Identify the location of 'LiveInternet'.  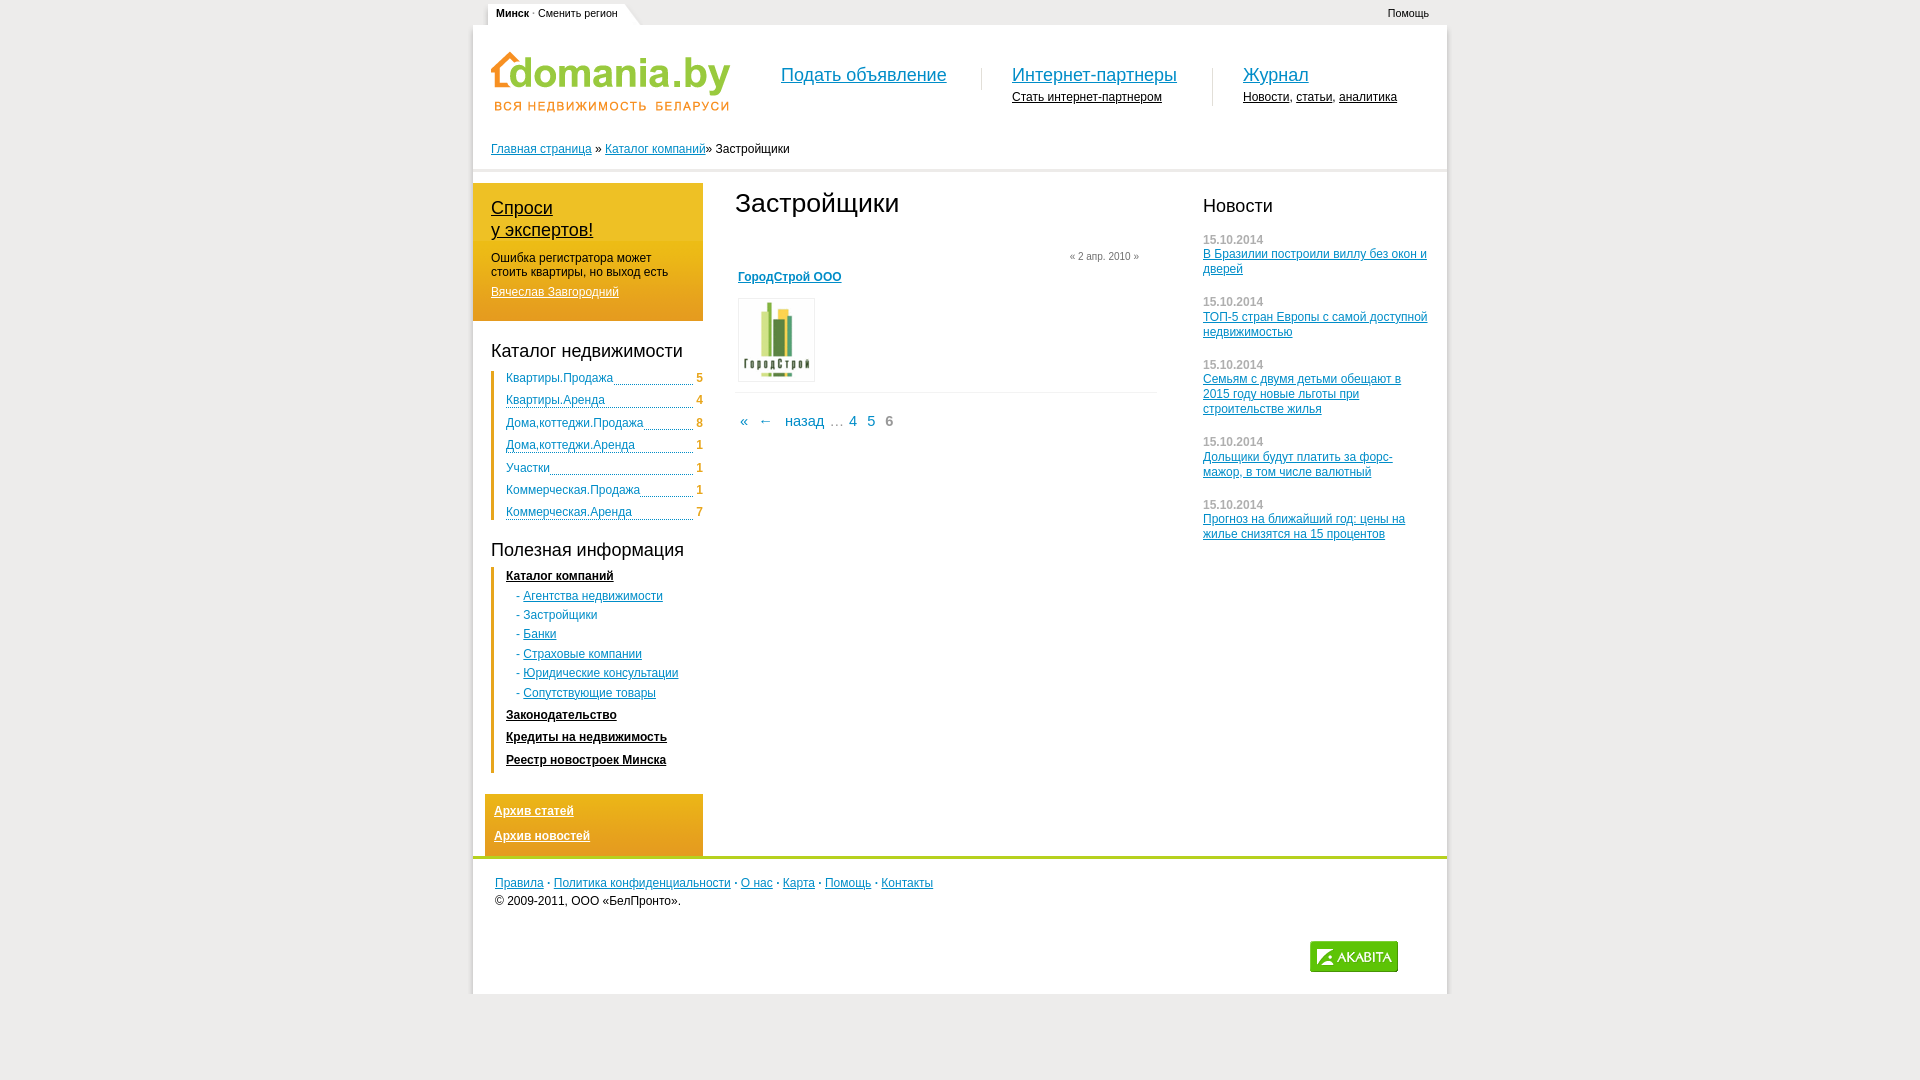
(1417, 955).